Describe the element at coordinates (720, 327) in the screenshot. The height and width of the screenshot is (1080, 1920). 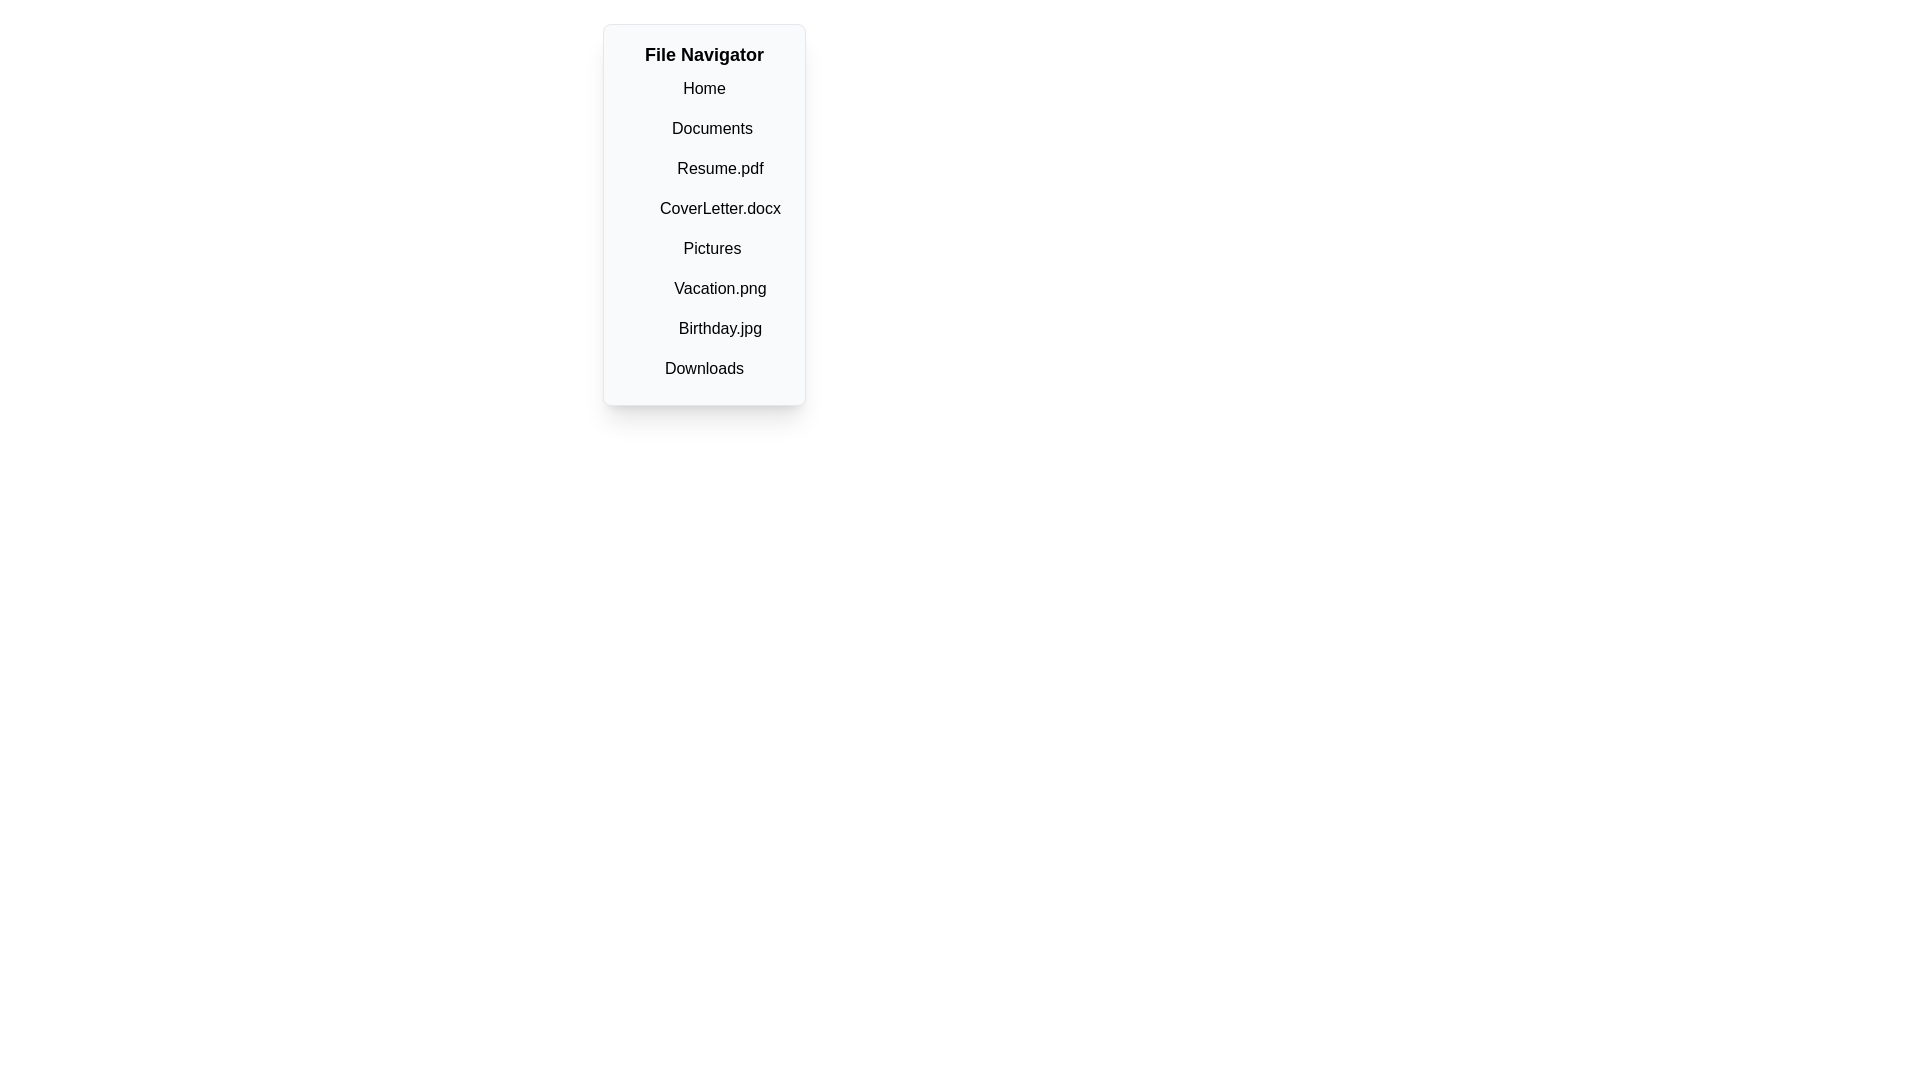
I see `the text label displaying the file name 'Birthday.jpg' in the 'File Navigator' menu, which is the sixth item in the list` at that location.